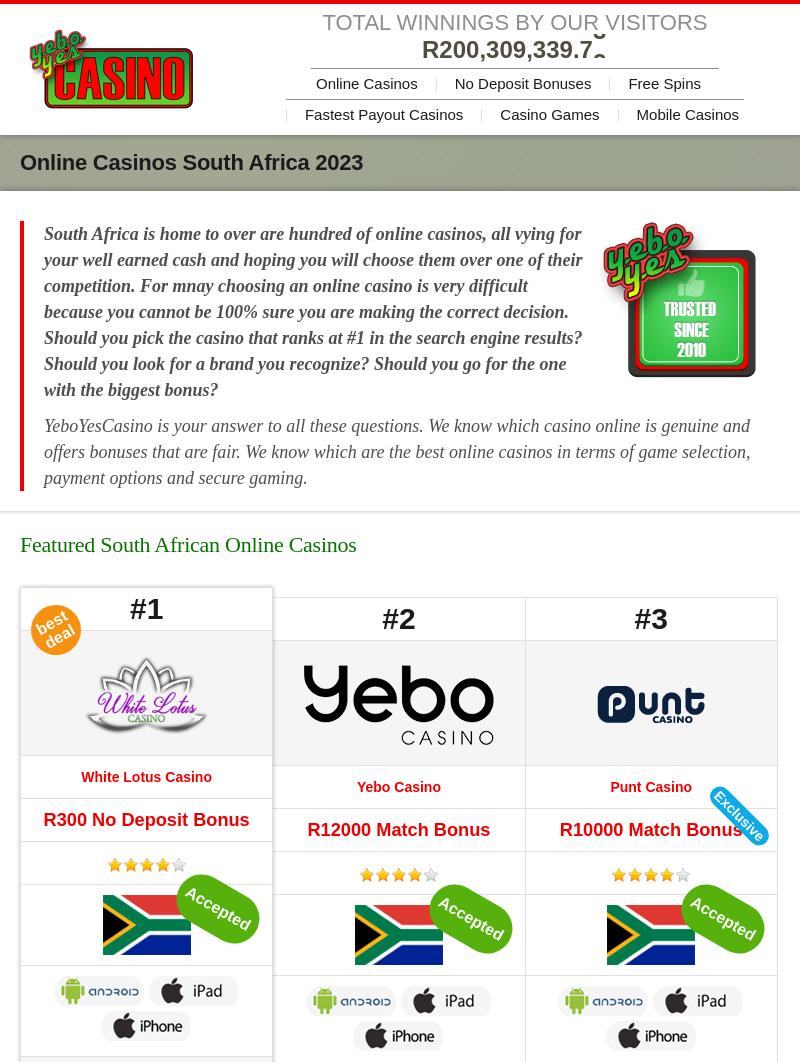  What do you see at coordinates (128, 608) in the screenshot?
I see `'#1'` at bounding box center [128, 608].